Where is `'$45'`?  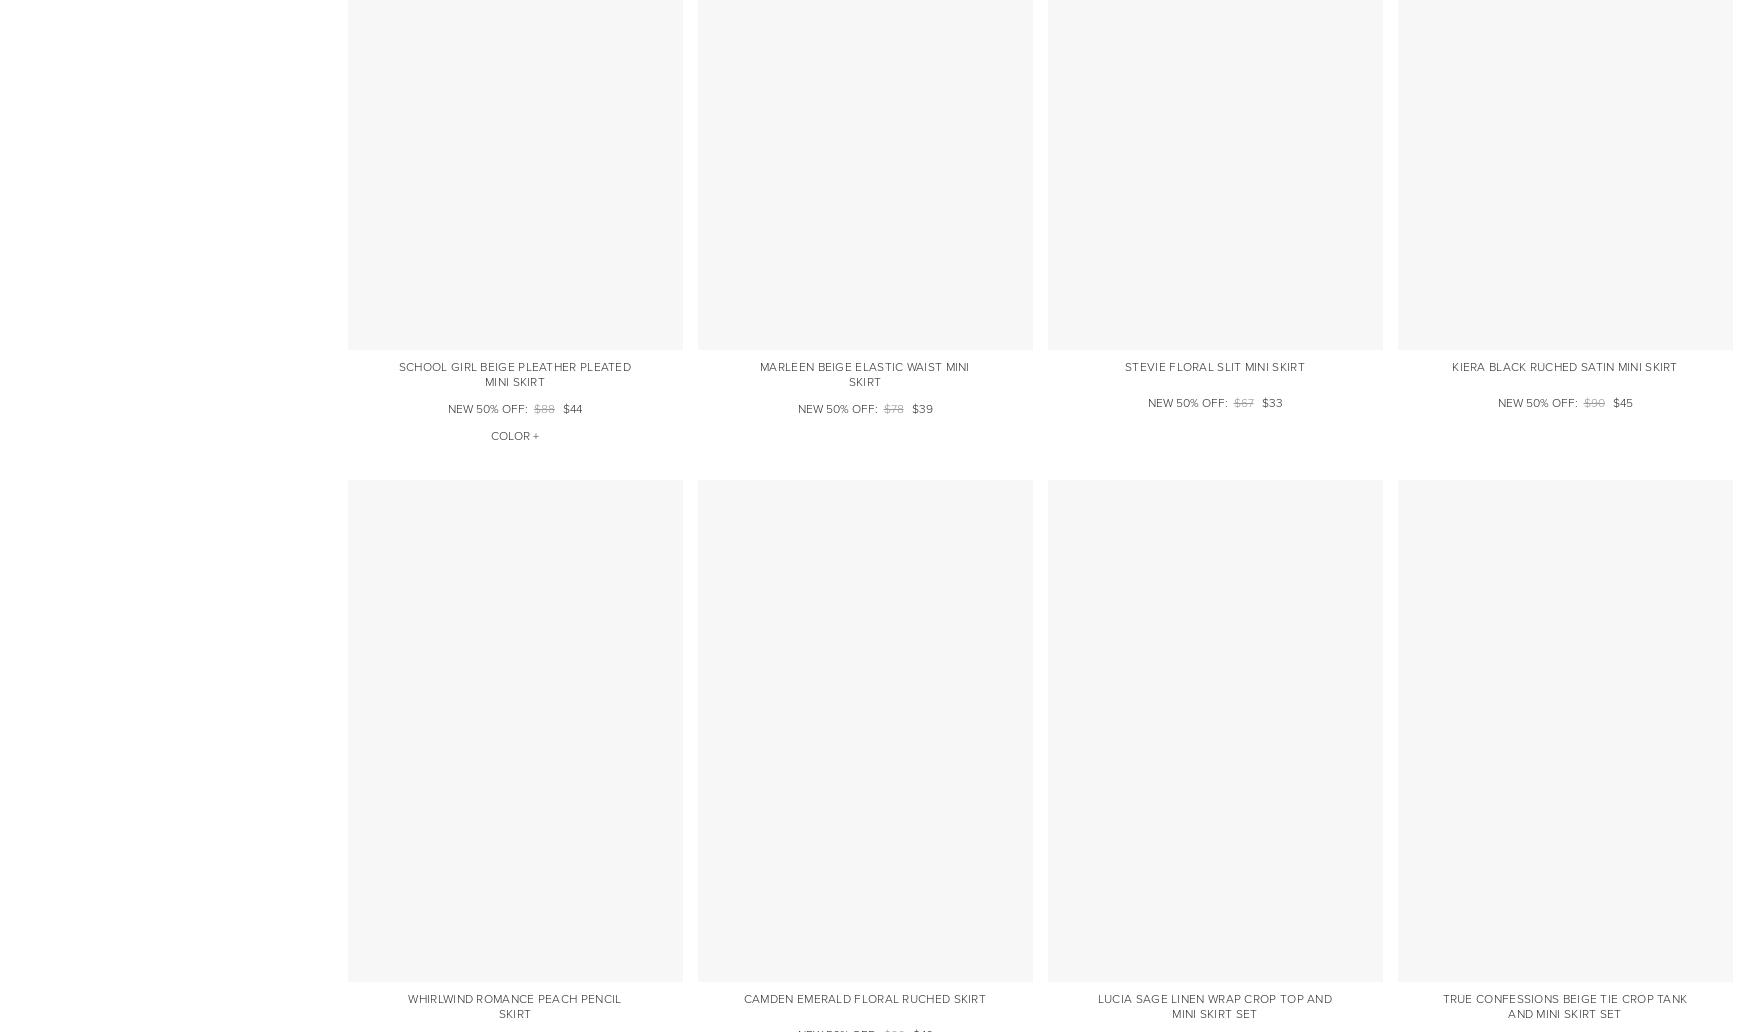 '$45' is located at coordinates (1611, 401).